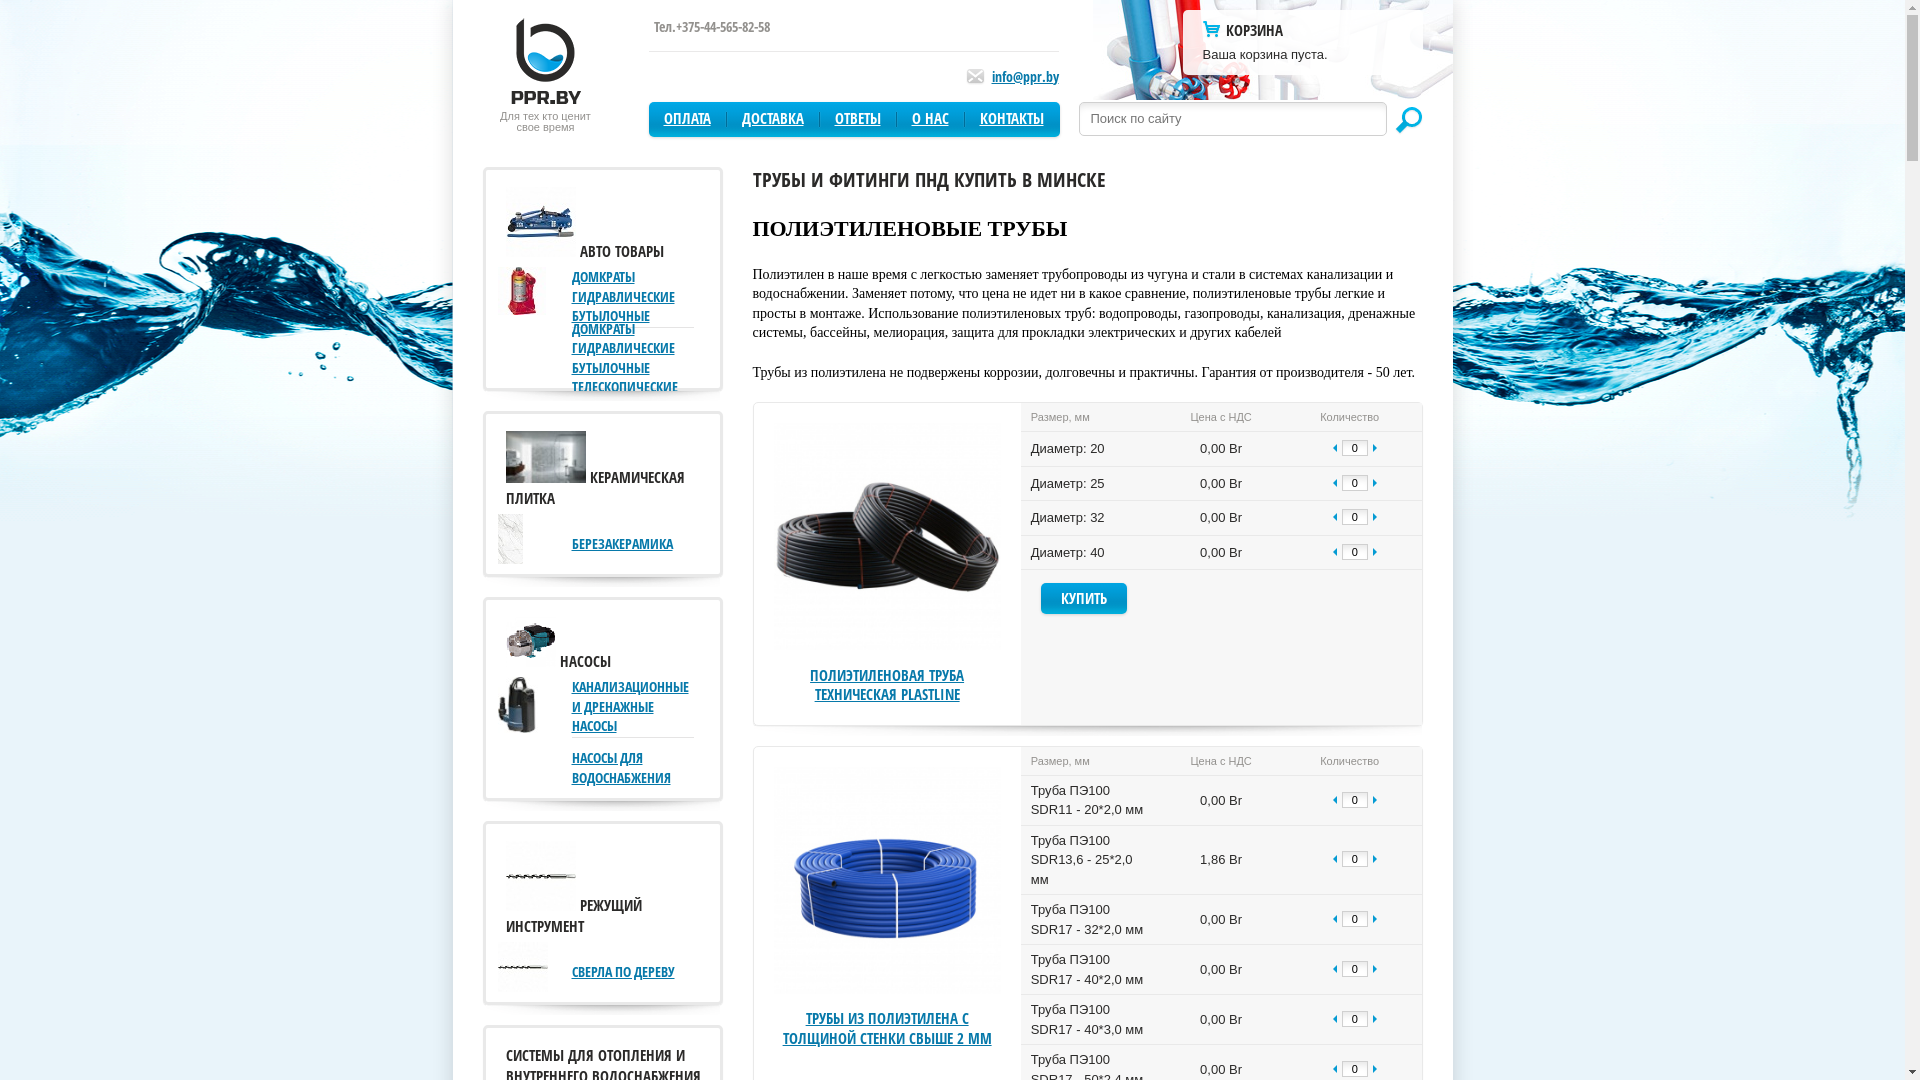  I want to click on '+', so click(1373, 1019).